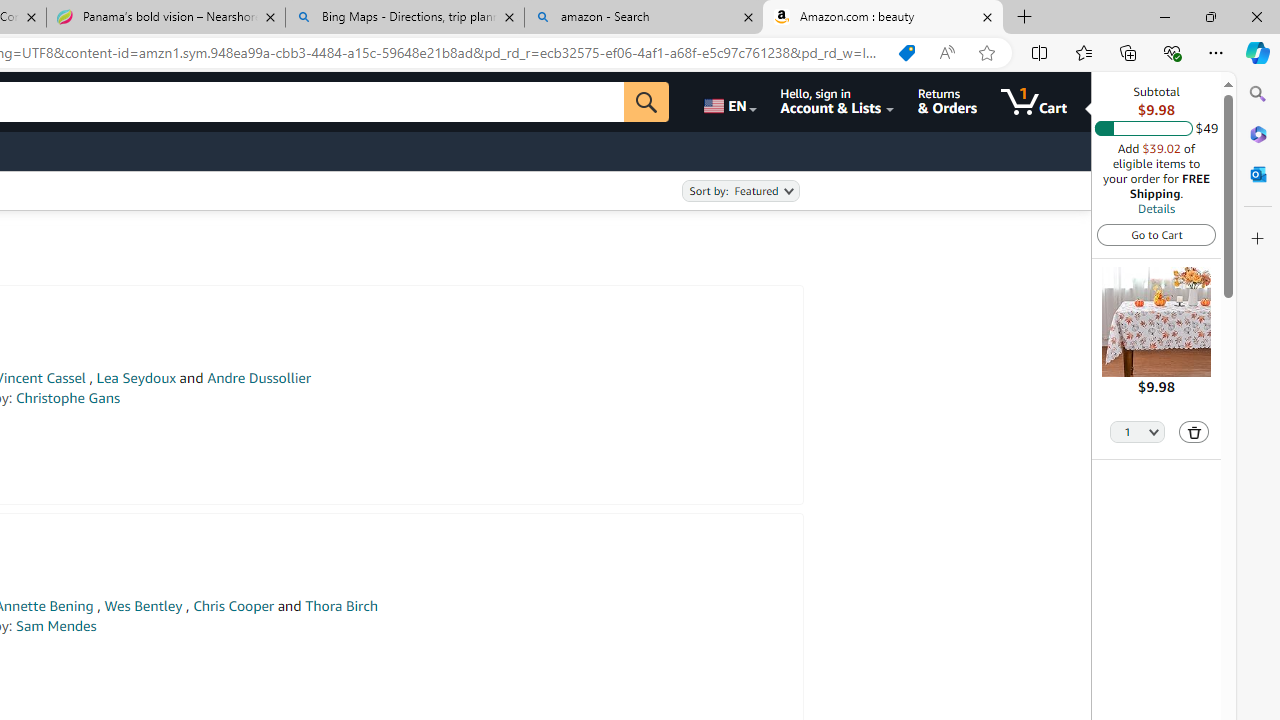  What do you see at coordinates (142, 605) in the screenshot?
I see `'Wes Bentley'` at bounding box center [142, 605].